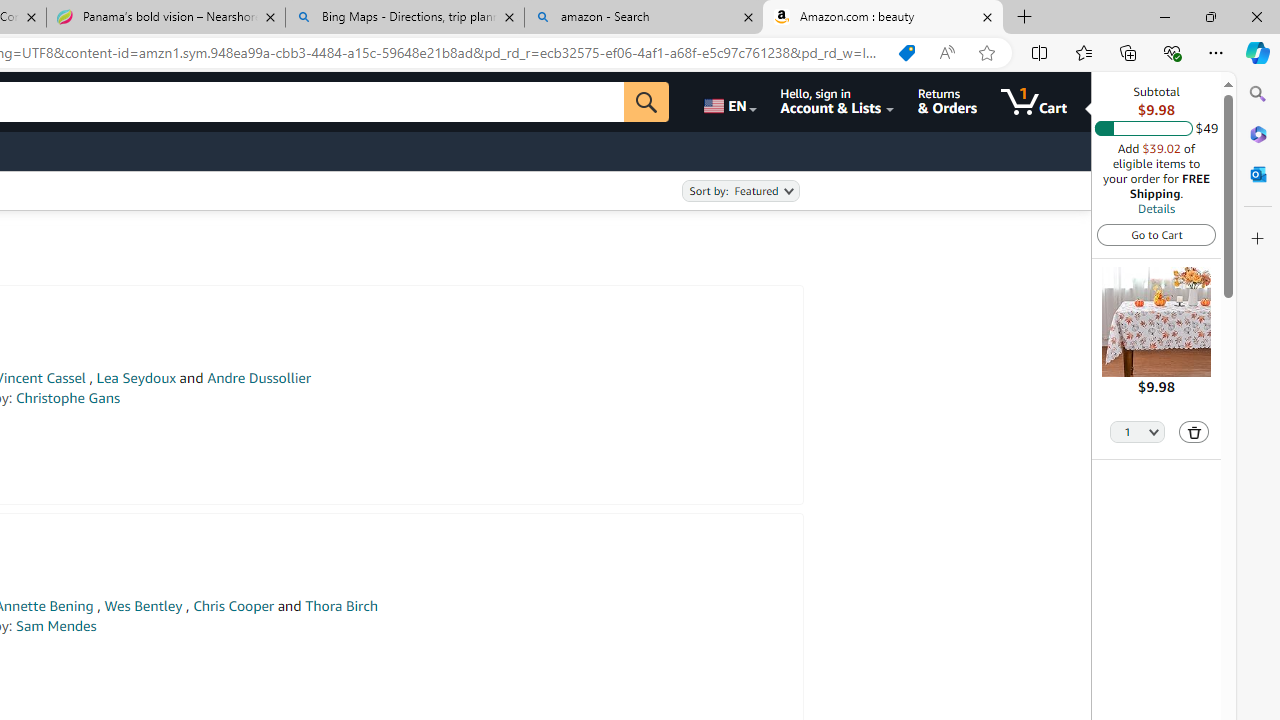  What do you see at coordinates (142, 605) in the screenshot?
I see `'Wes Bentley'` at bounding box center [142, 605].